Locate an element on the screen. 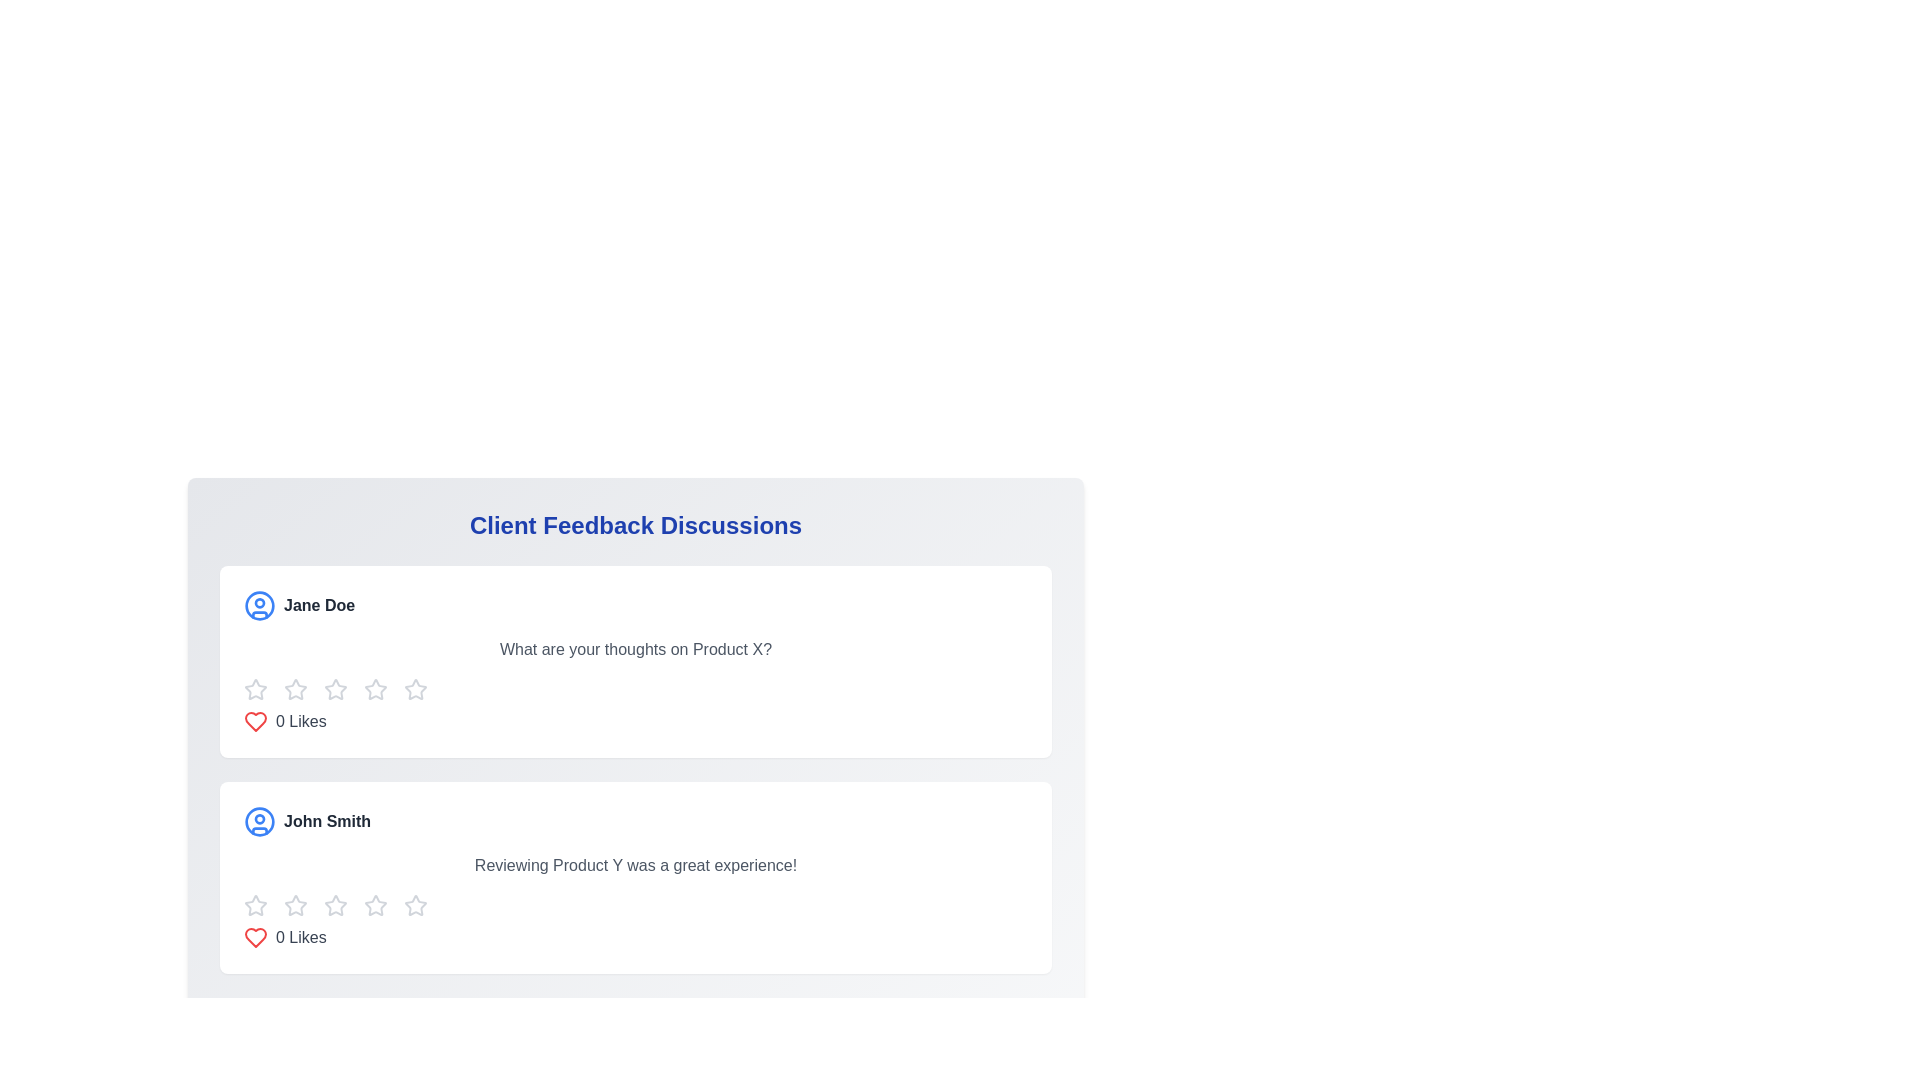 Image resolution: width=1920 pixels, height=1080 pixels. the second star icon in the rating system under the feedback section for 'John Smith' to rate is located at coordinates (336, 905).